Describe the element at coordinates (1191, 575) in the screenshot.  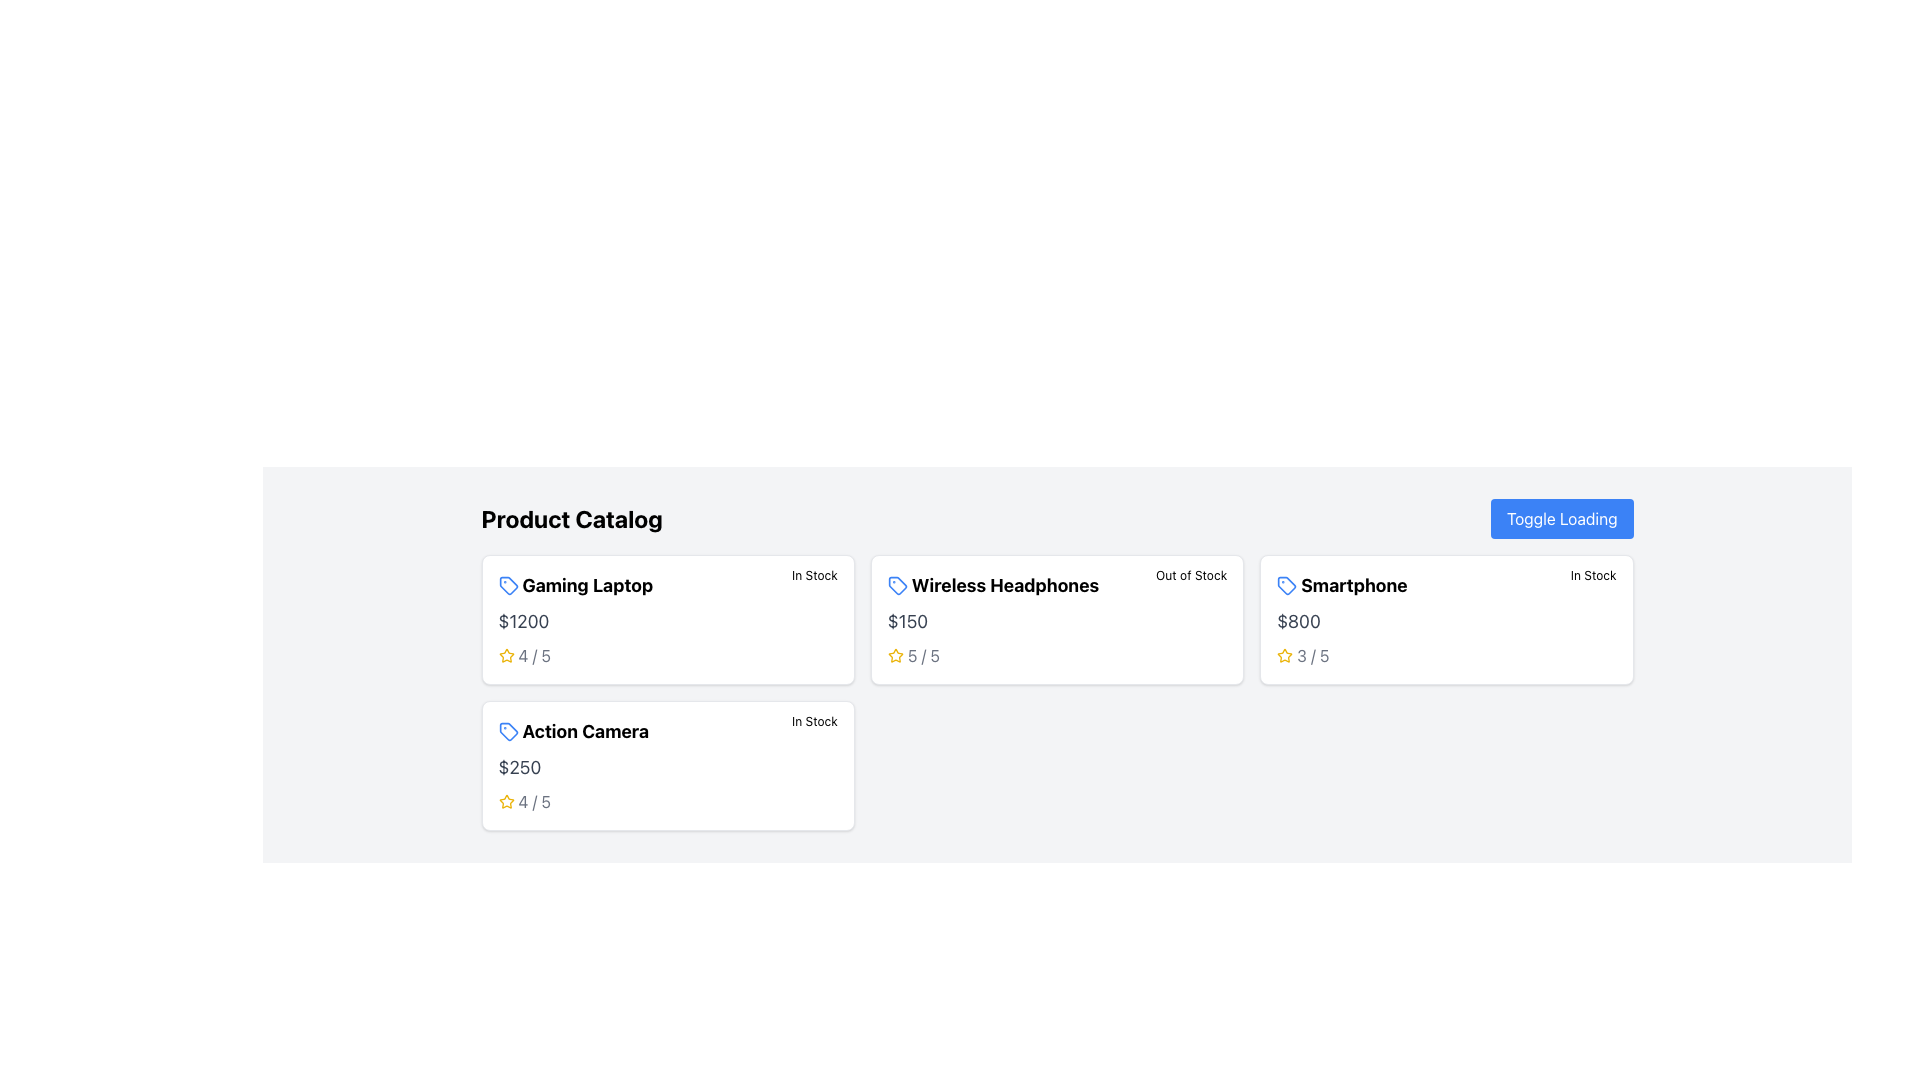
I see `the 'Out of Stock' badge, a small rectangular badge with rounded corners and a light red background, located at the top-right corner of the product card for 'Wireless Headphones'` at that location.